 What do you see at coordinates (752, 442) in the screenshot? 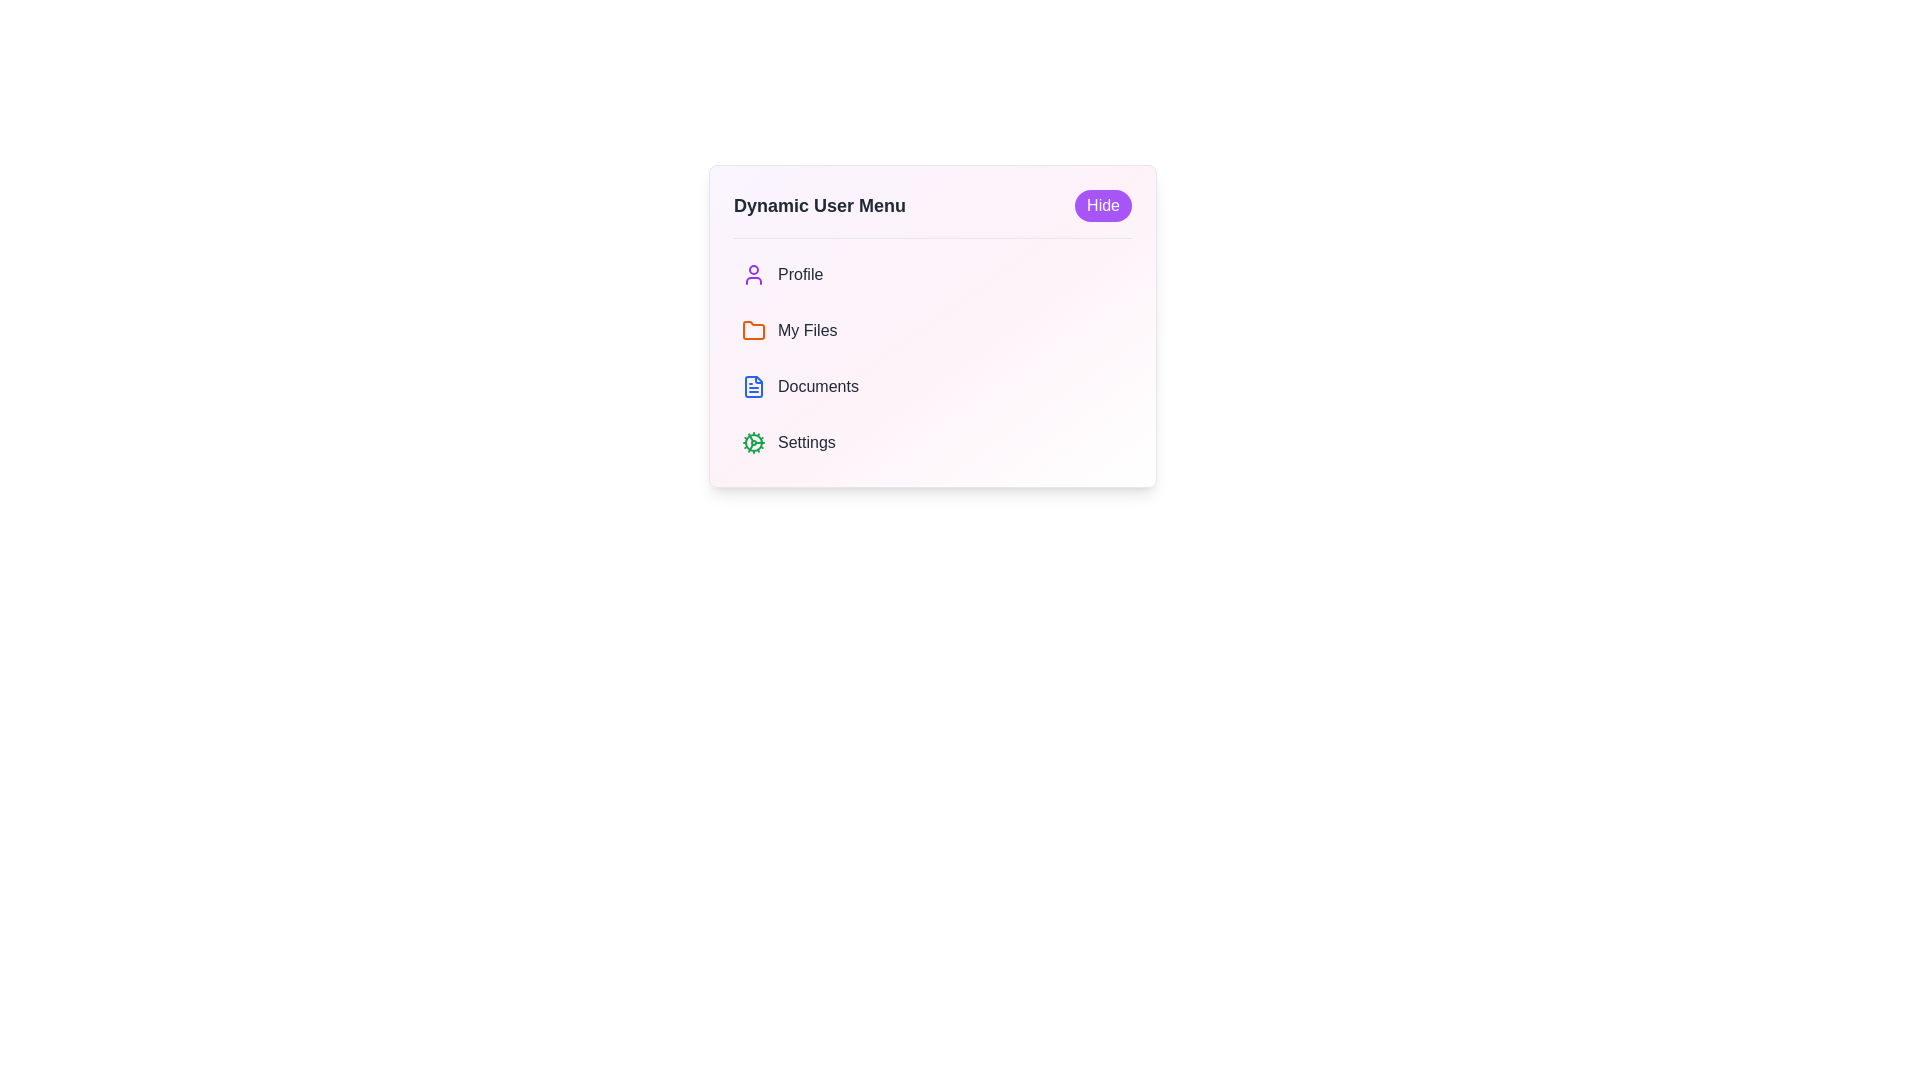
I see `the green cogwheel icon in the settings section of the user menu` at bounding box center [752, 442].